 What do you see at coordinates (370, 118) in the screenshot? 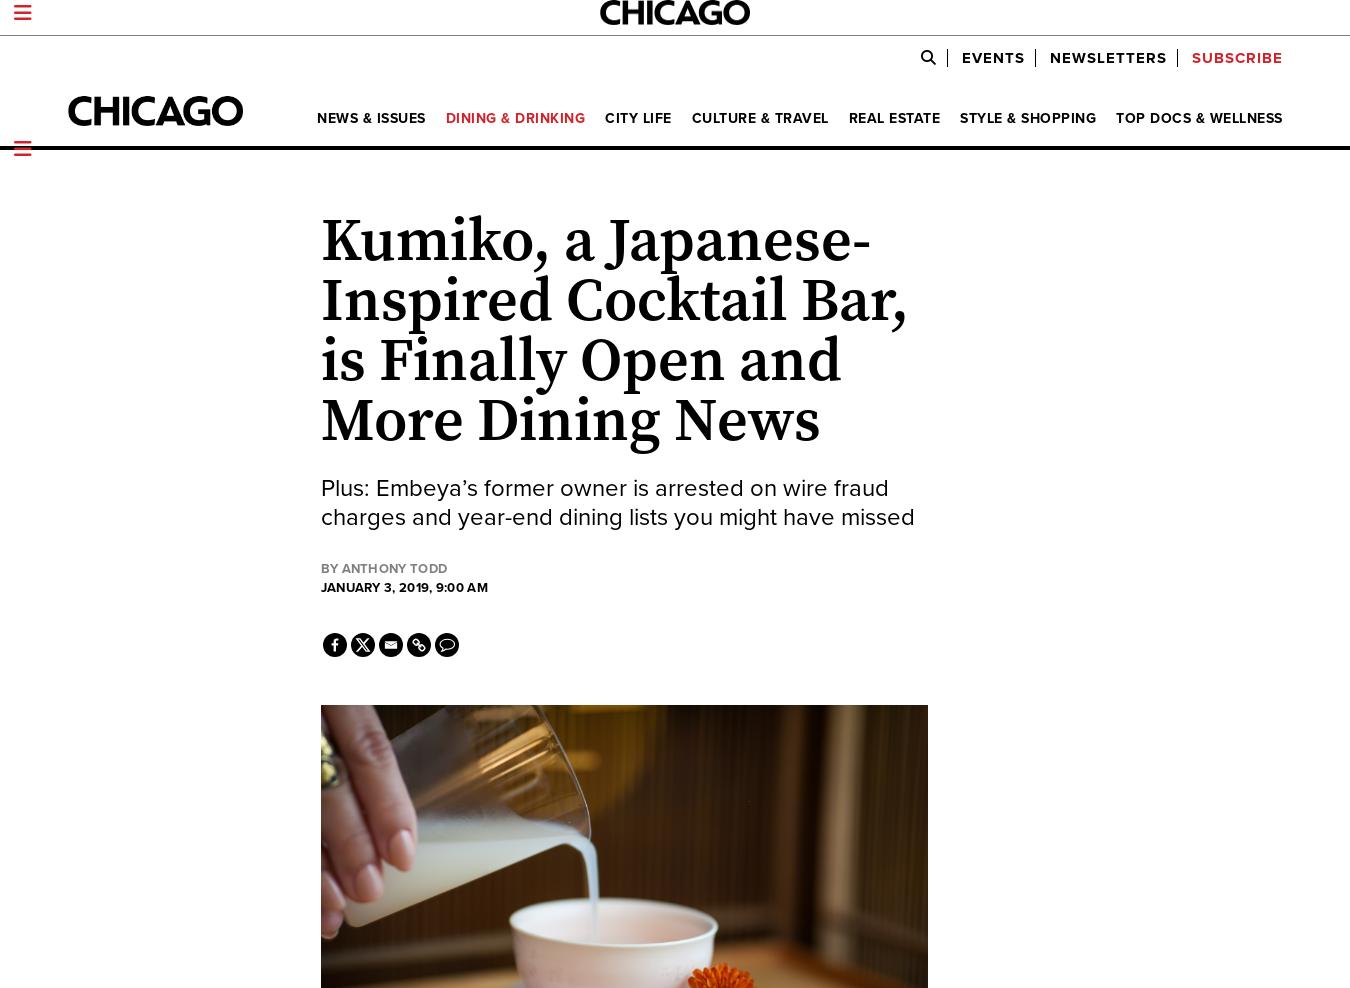
I see `'News & Issues'` at bounding box center [370, 118].